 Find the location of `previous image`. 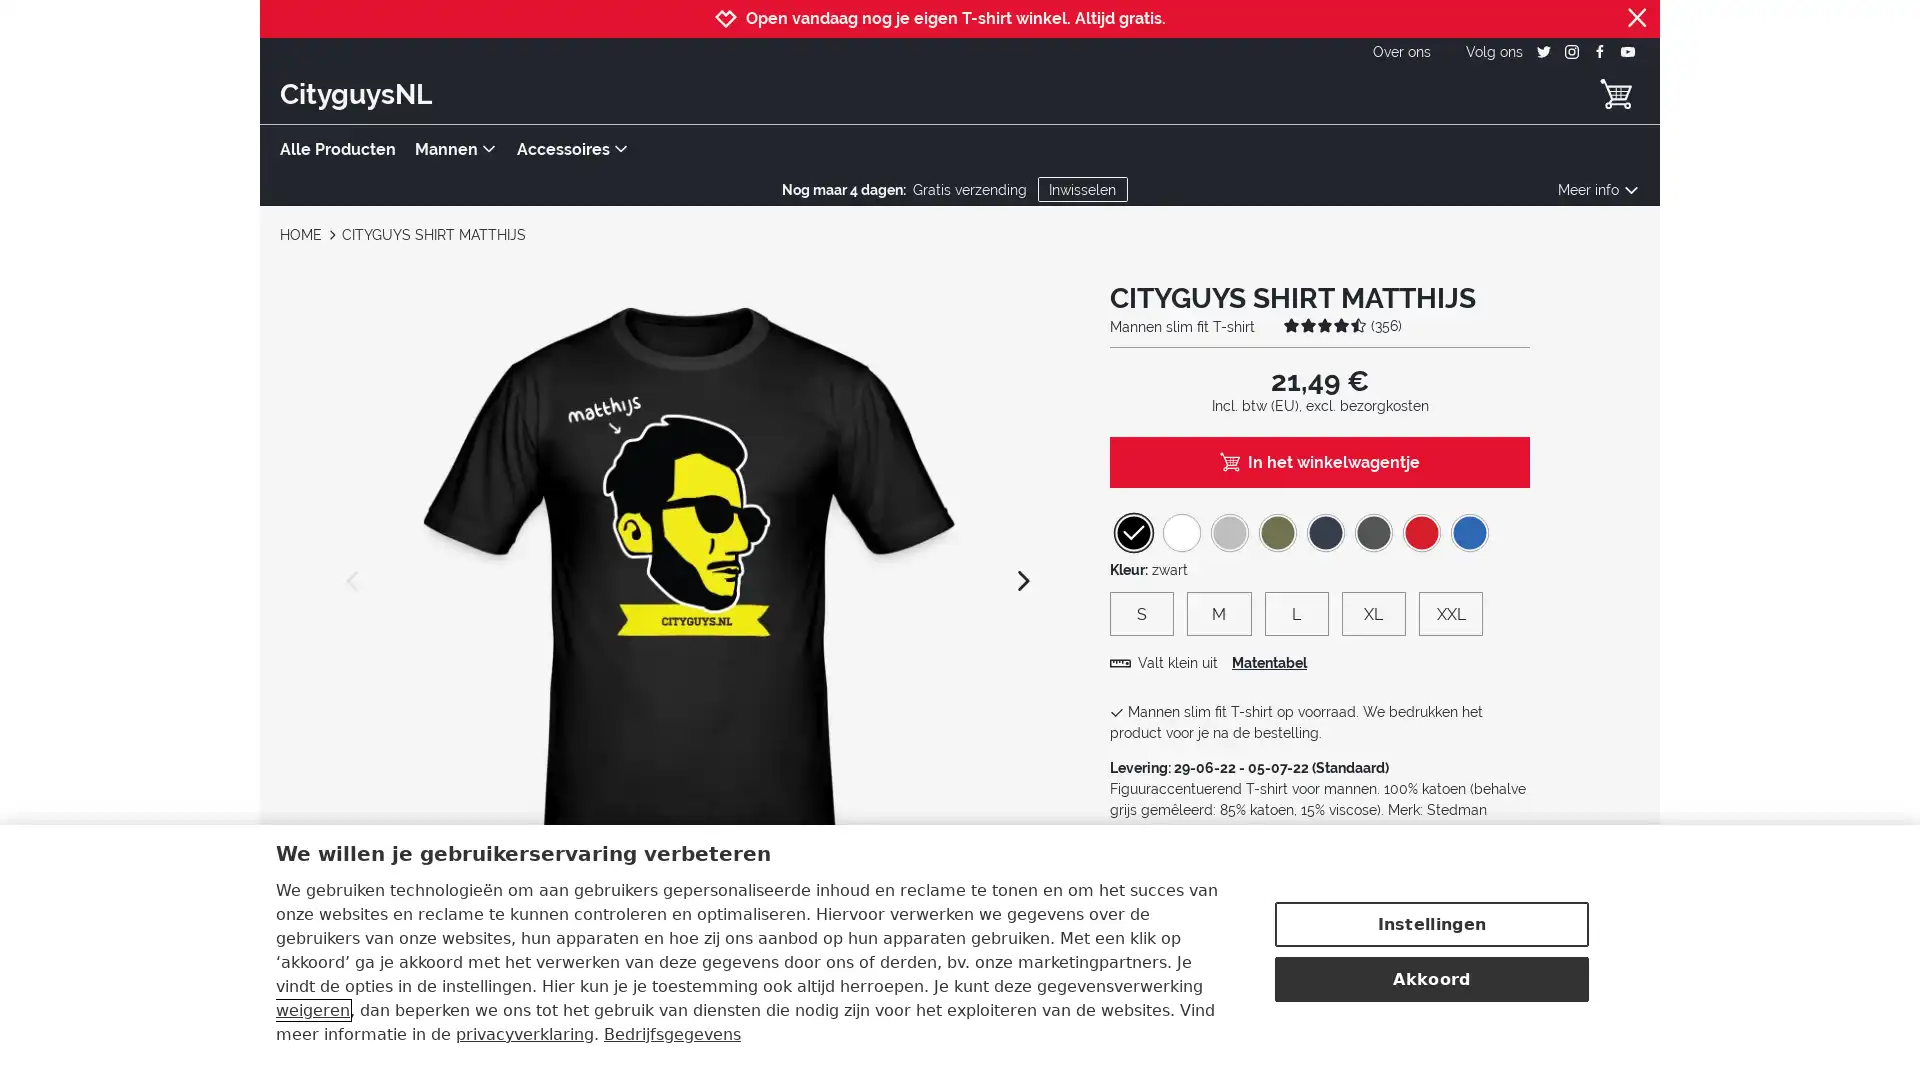

previous image is located at coordinates (354, 579).